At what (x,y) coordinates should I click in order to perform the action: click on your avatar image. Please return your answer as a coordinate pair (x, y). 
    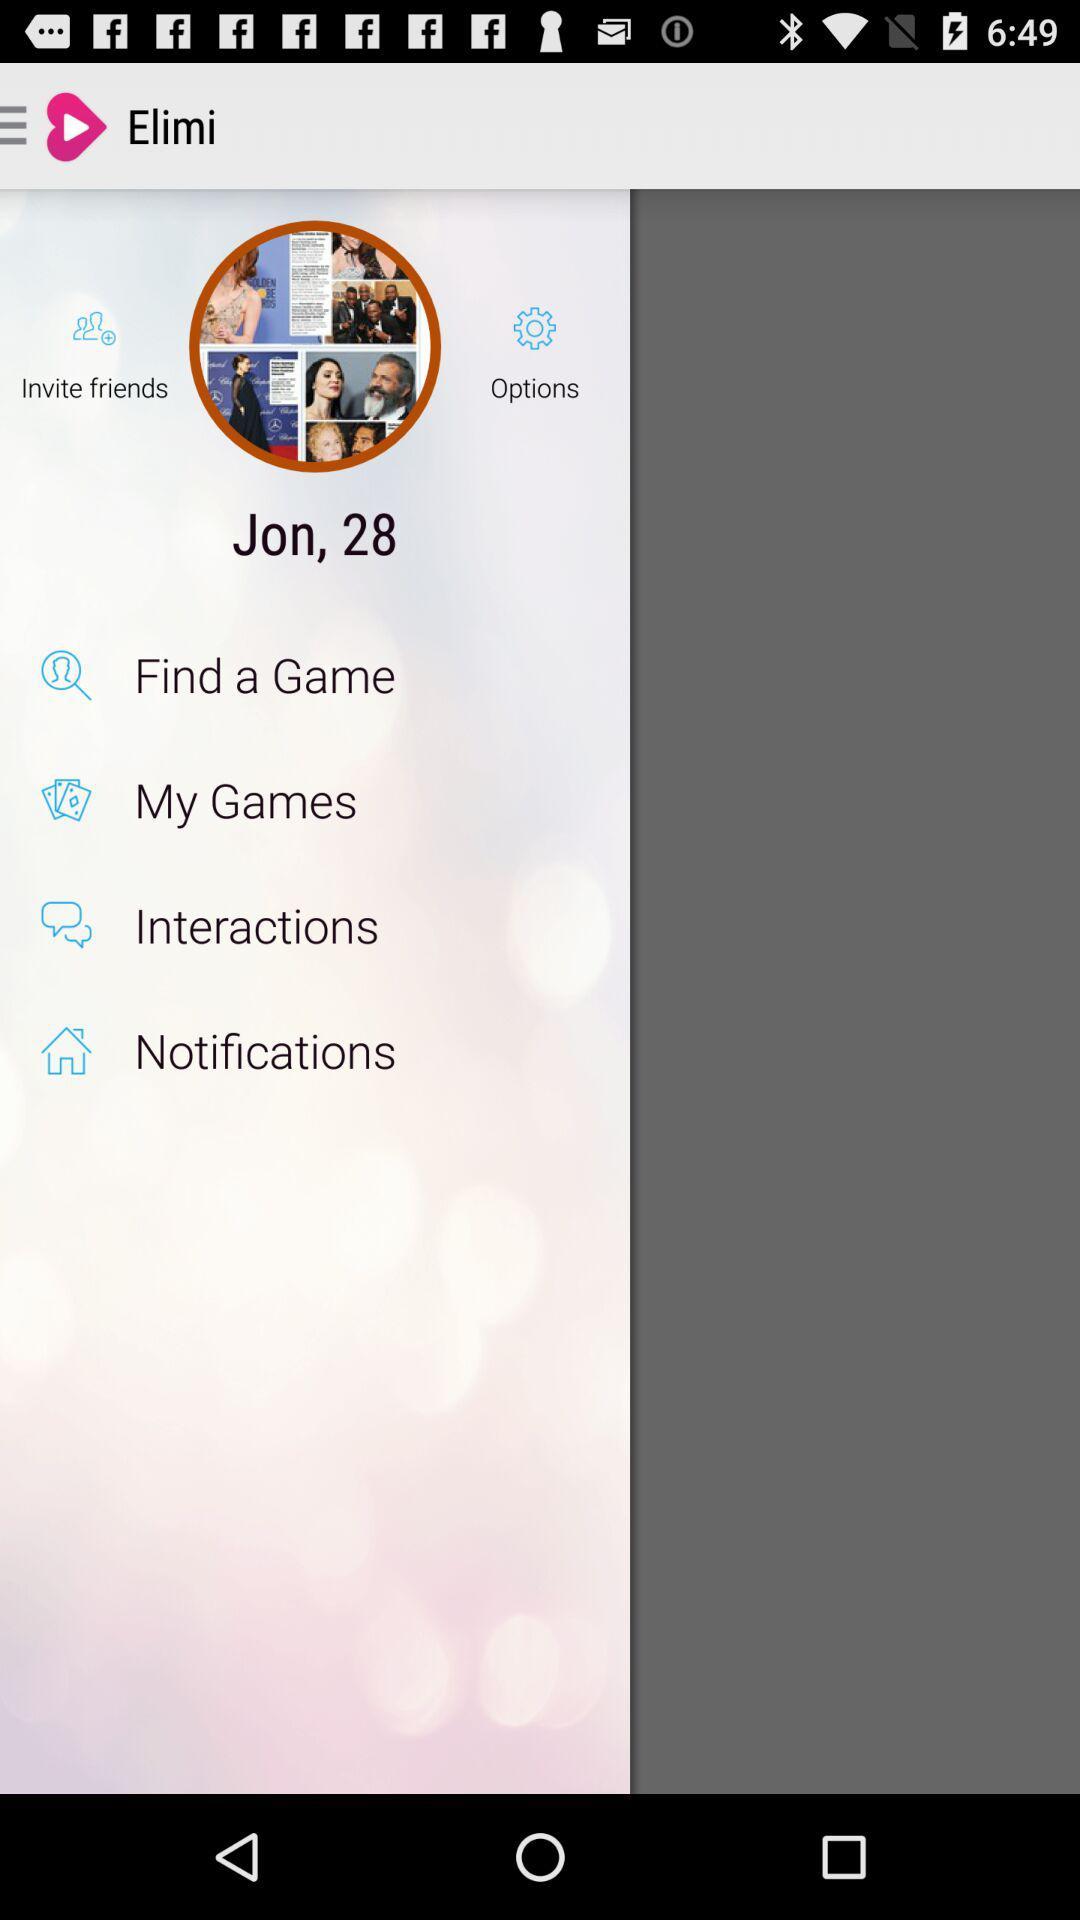
    Looking at the image, I should click on (315, 346).